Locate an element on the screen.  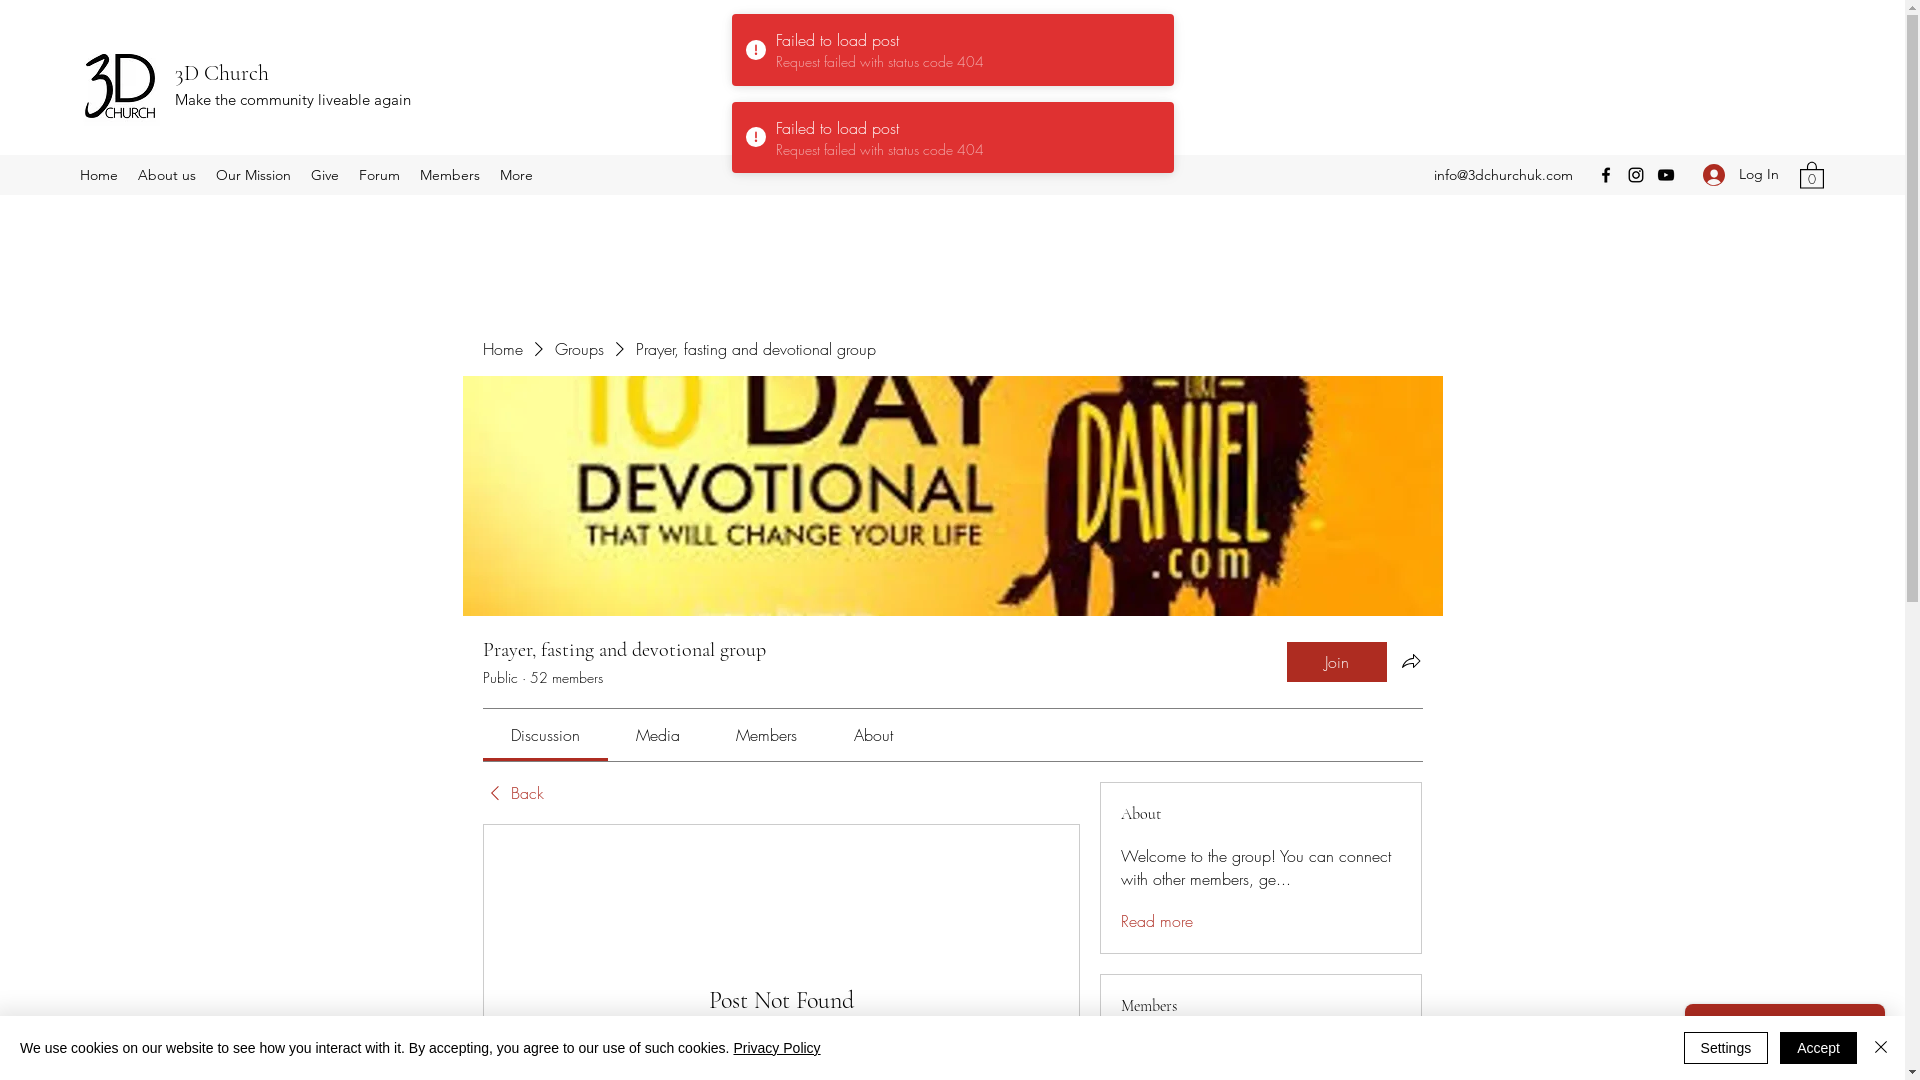
'Groups' is located at coordinates (577, 347).